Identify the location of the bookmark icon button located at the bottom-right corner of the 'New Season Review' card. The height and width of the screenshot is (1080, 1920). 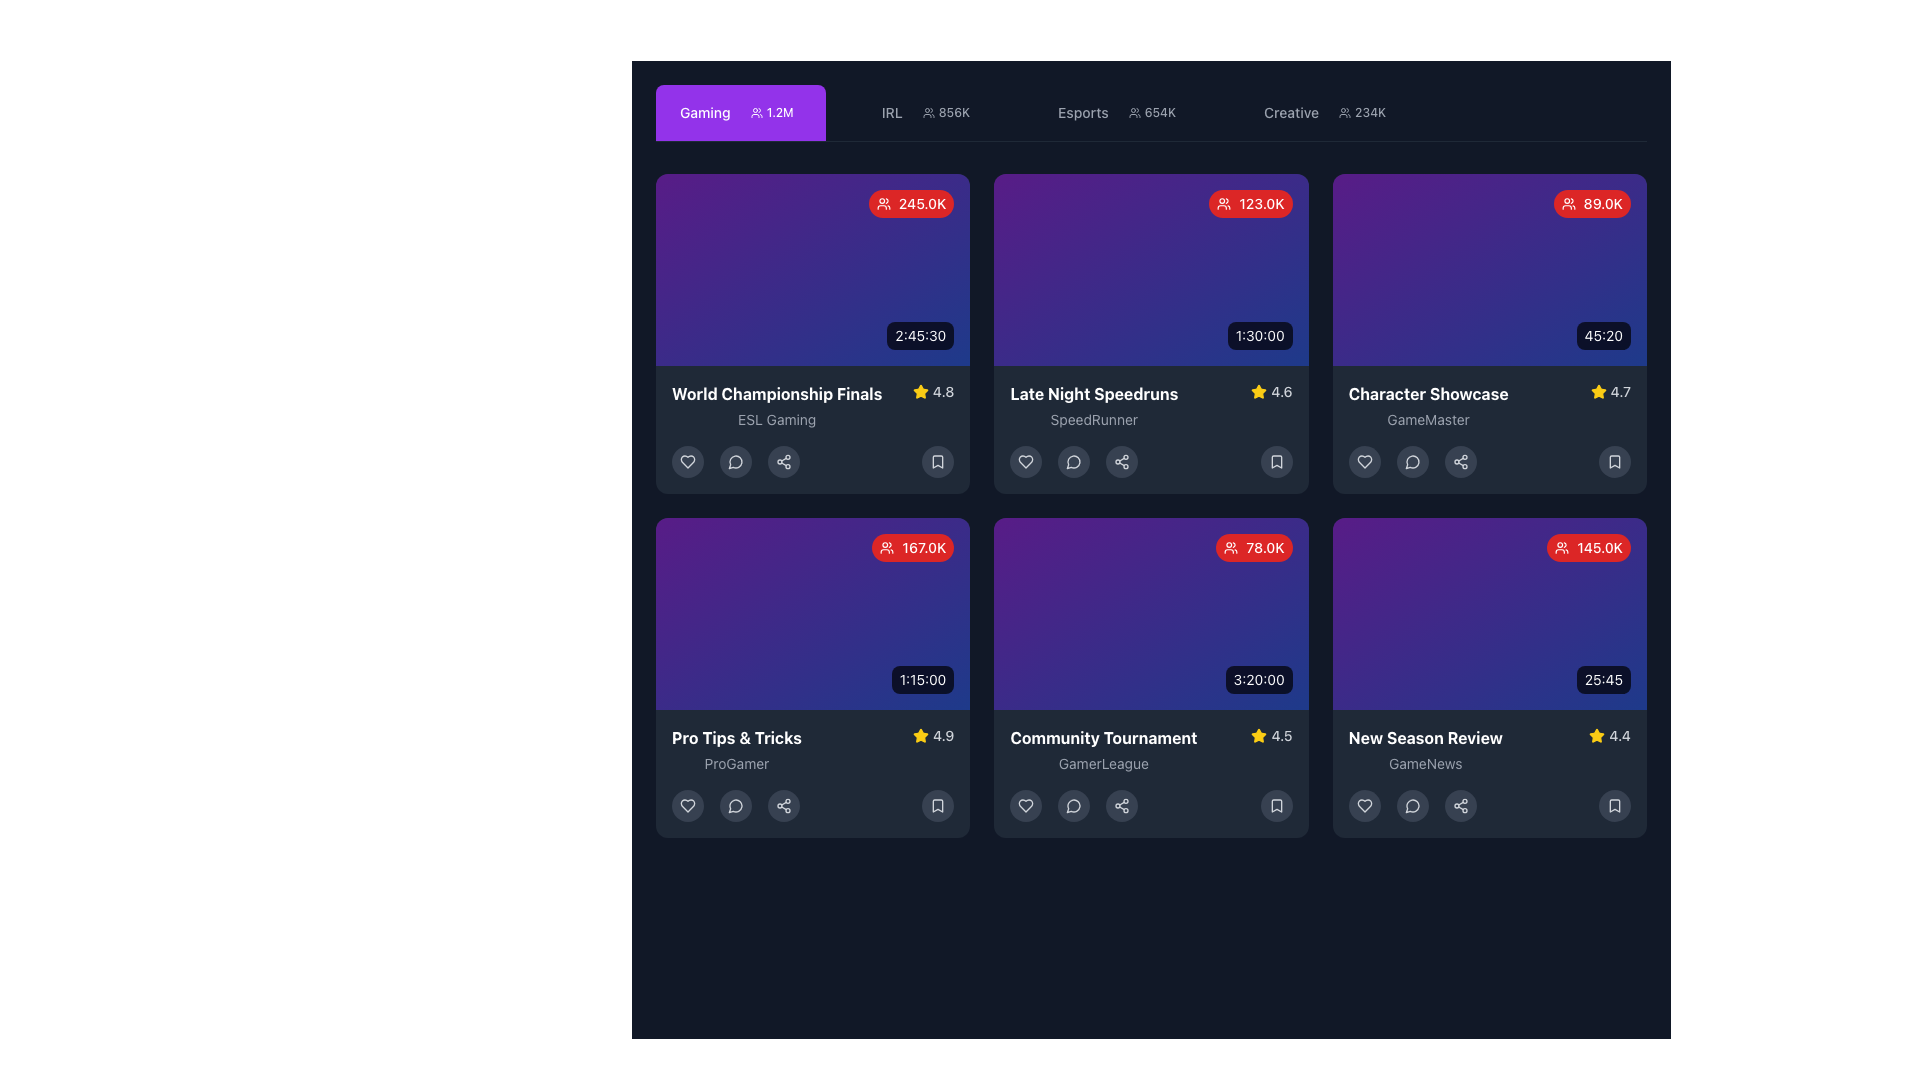
(1614, 805).